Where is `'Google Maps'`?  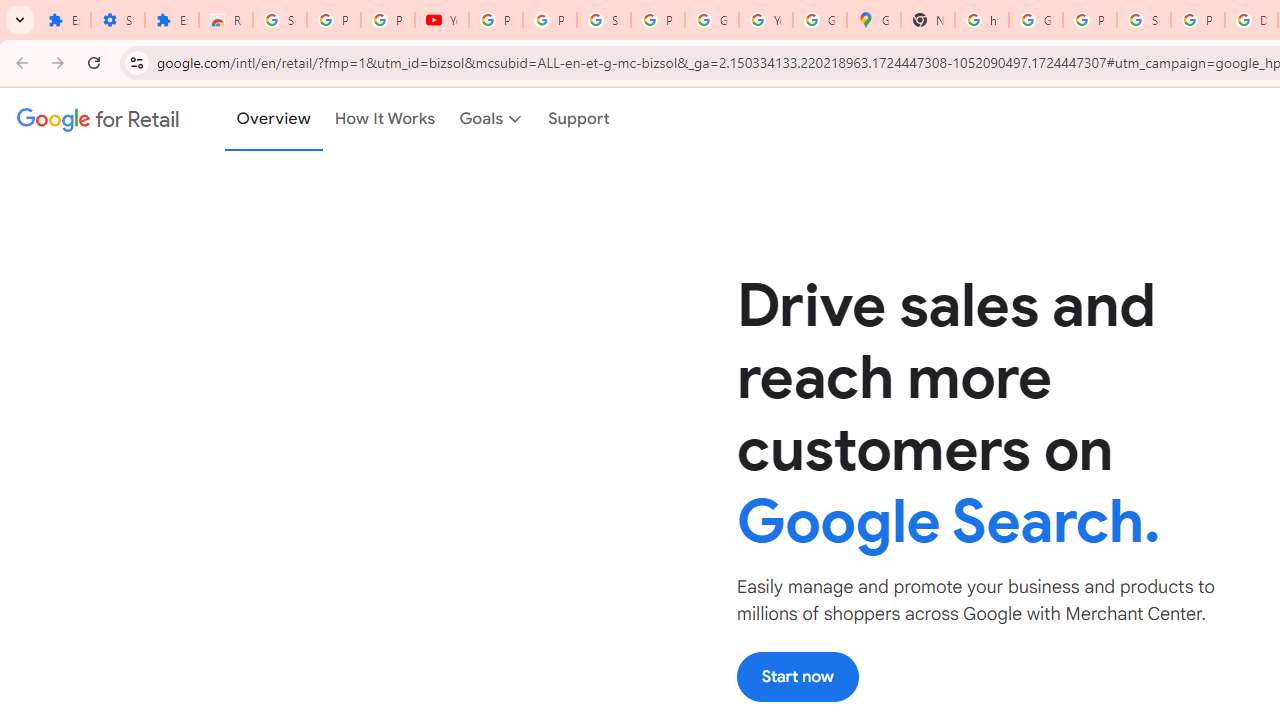
'Google Maps' is located at coordinates (874, 20).